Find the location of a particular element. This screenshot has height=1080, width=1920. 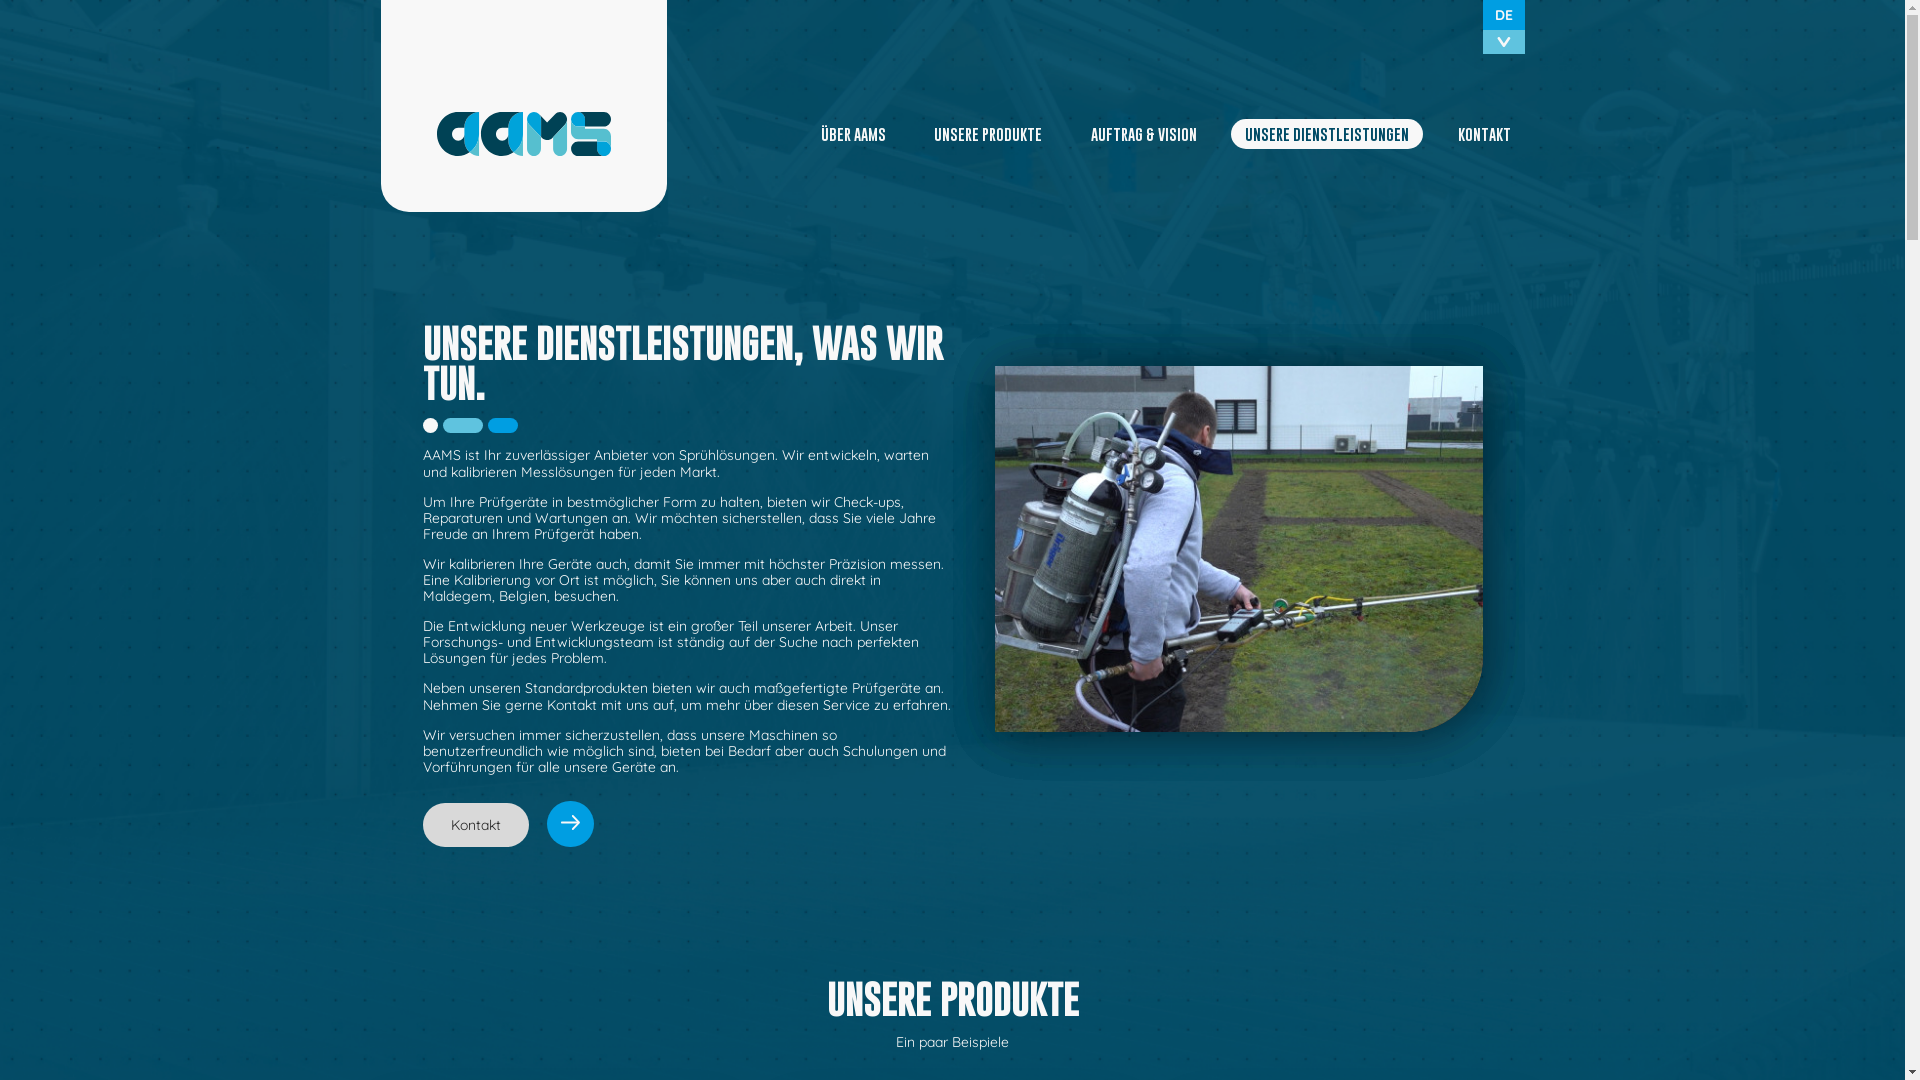

'Kontakt' is located at coordinates (507, 825).